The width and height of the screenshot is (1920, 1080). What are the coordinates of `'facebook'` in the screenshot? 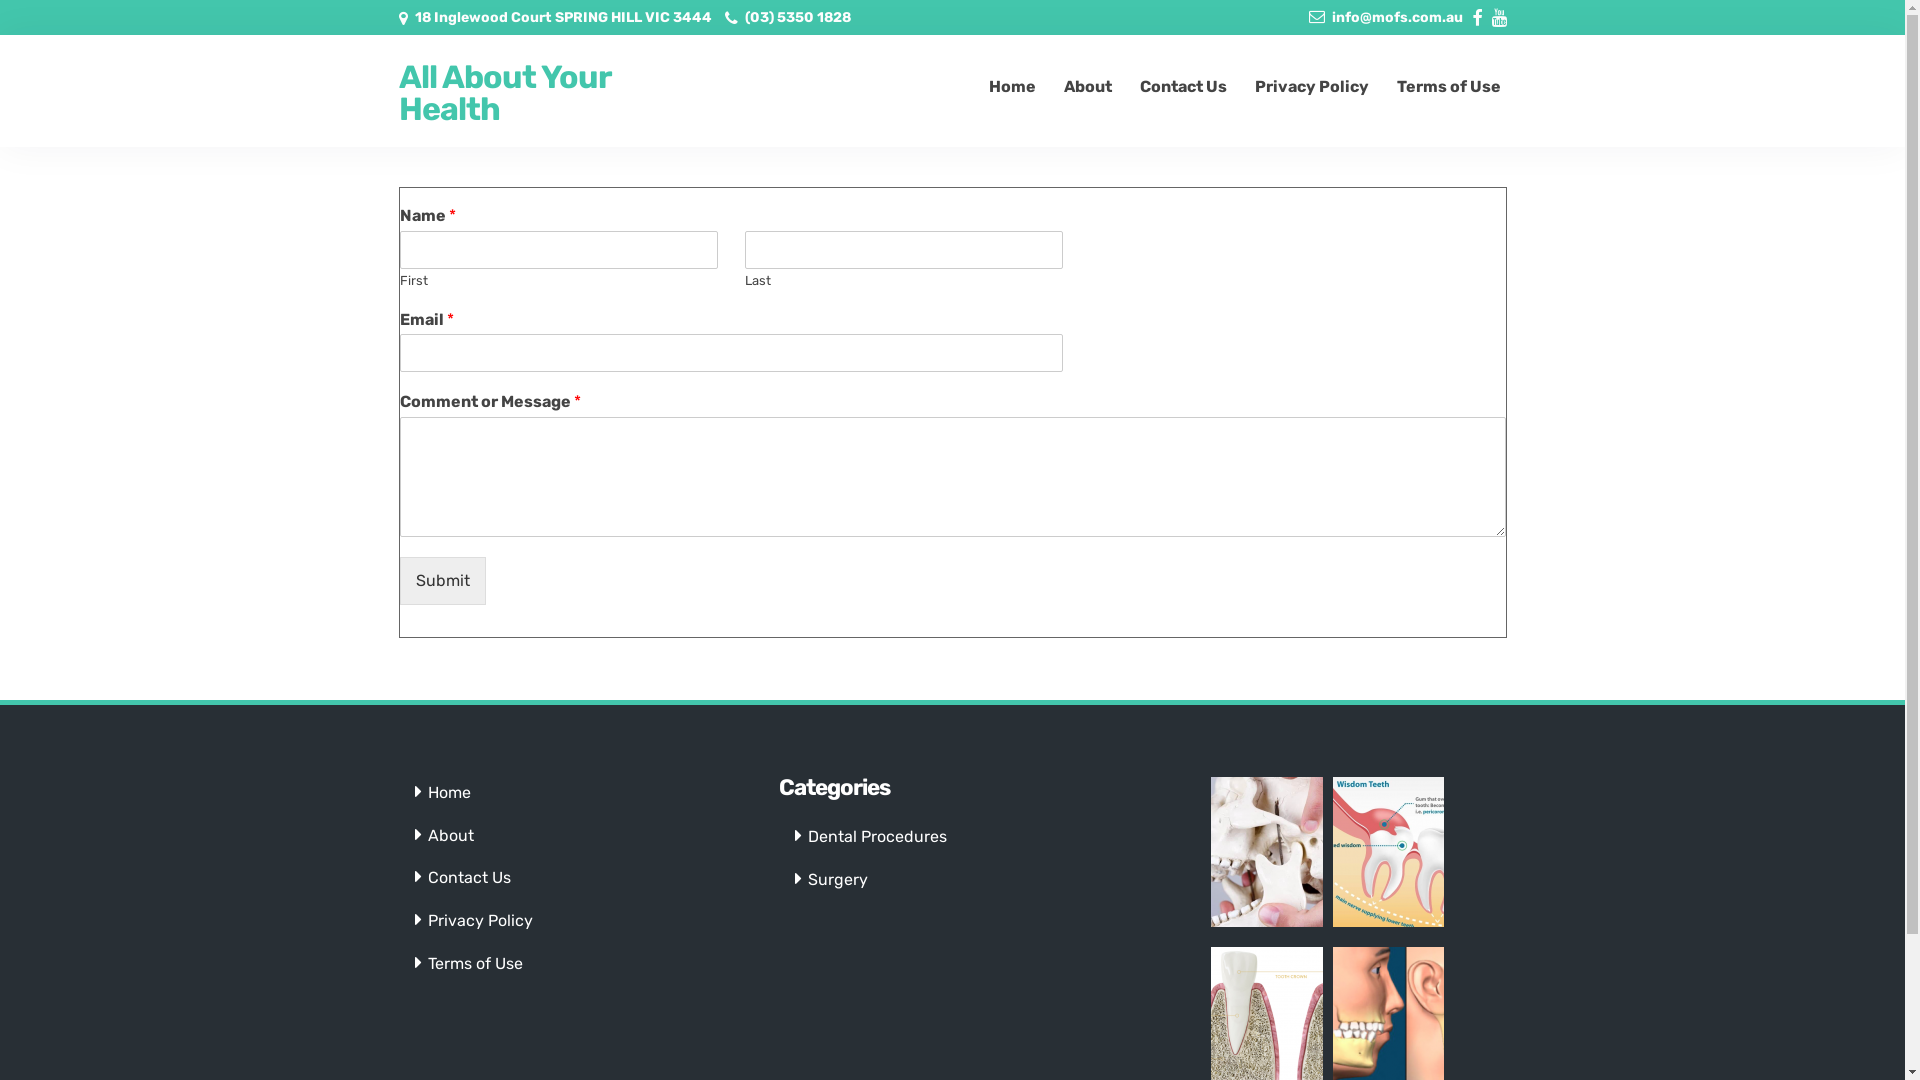 It's located at (1472, 13).